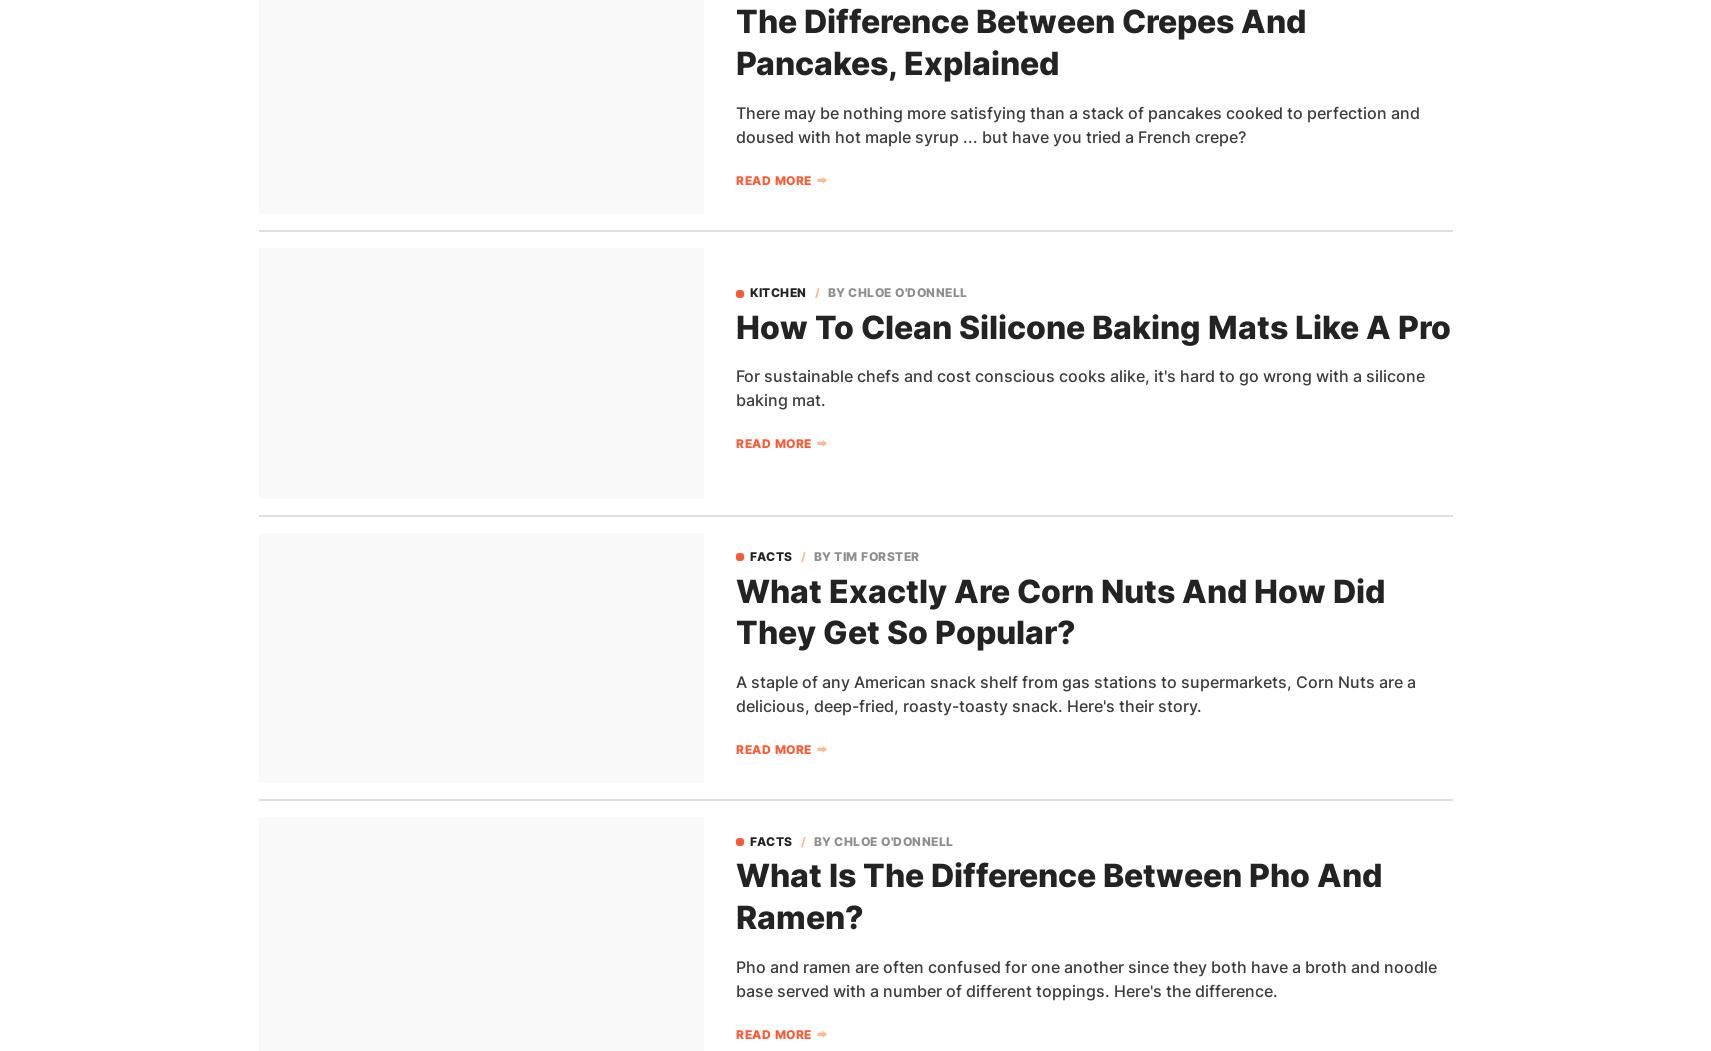  I want to click on 'For sustainable chefs and cost conscious cooks alike, it's hard to go wrong with a silicone baking mat.', so click(1080, 387).